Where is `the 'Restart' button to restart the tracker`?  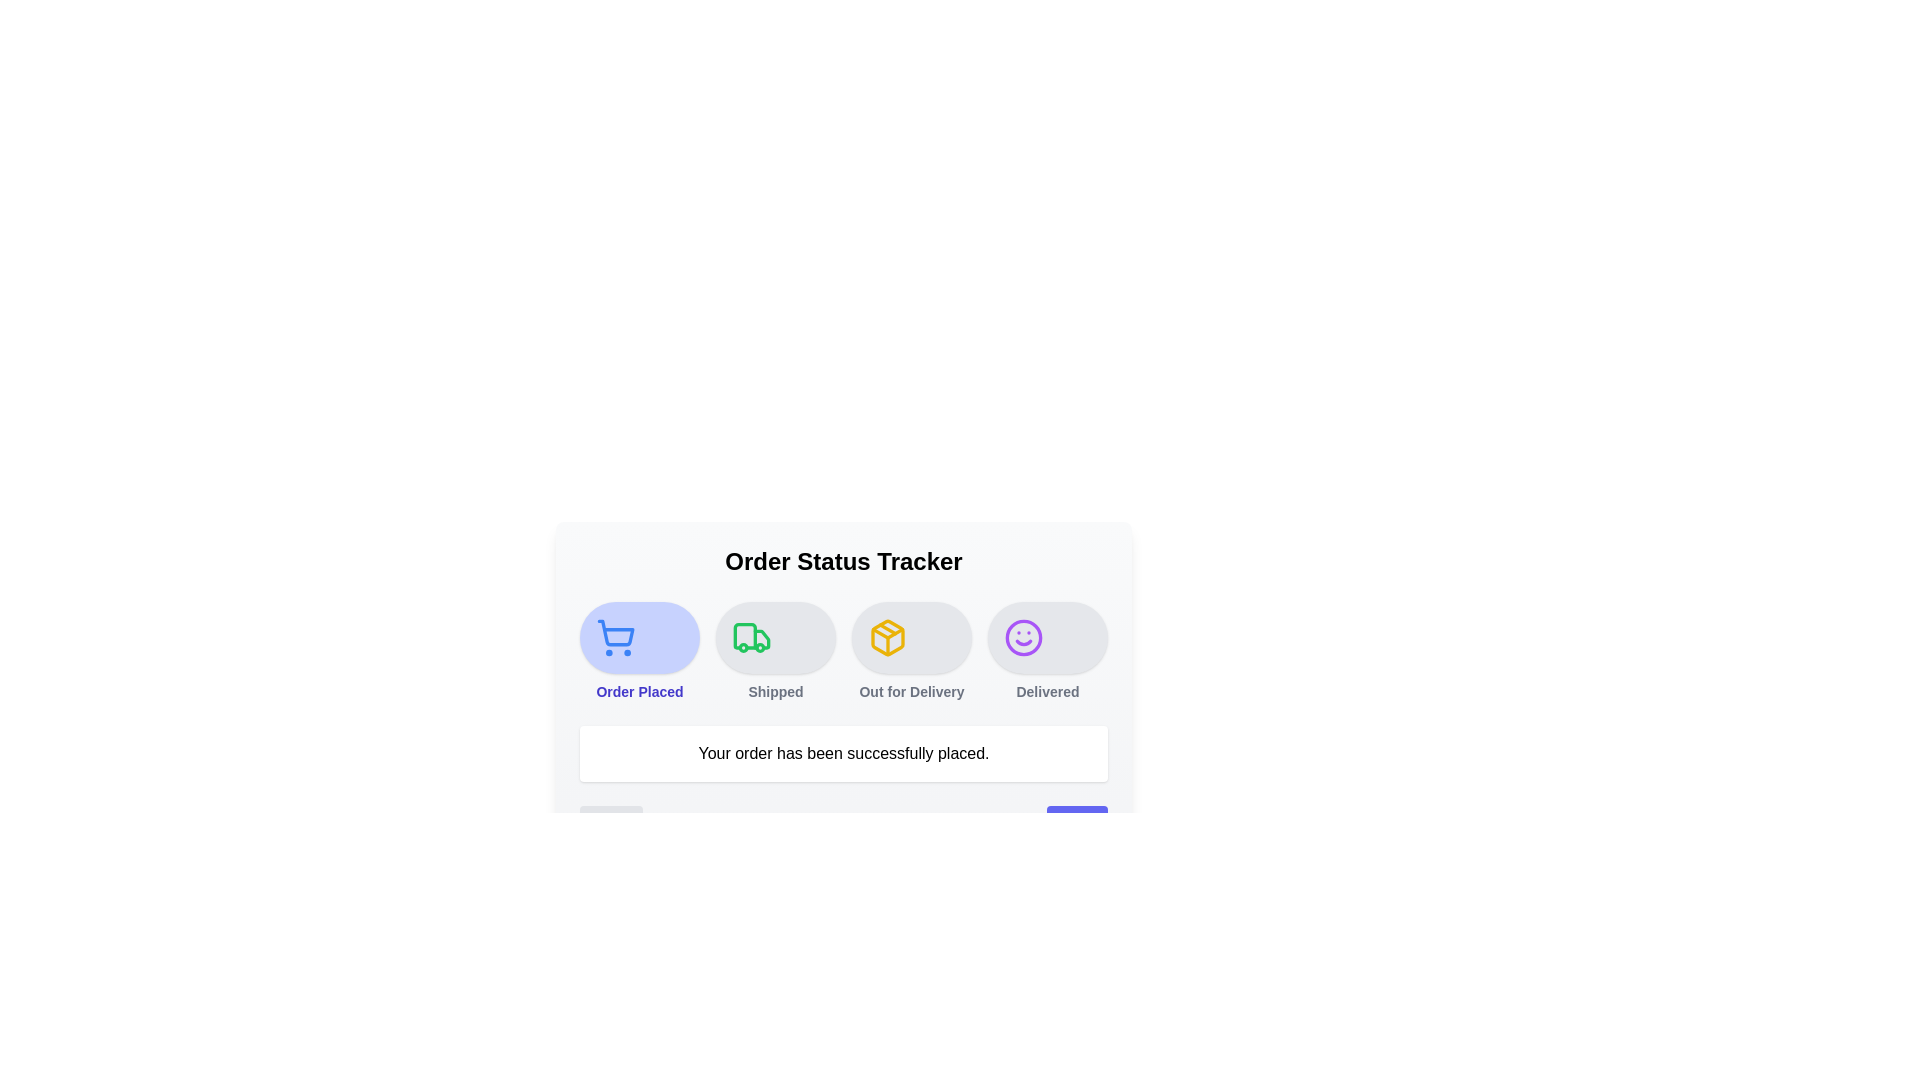 the 'Restart' button to restart the tracker is located at coordinates (1075, 824).